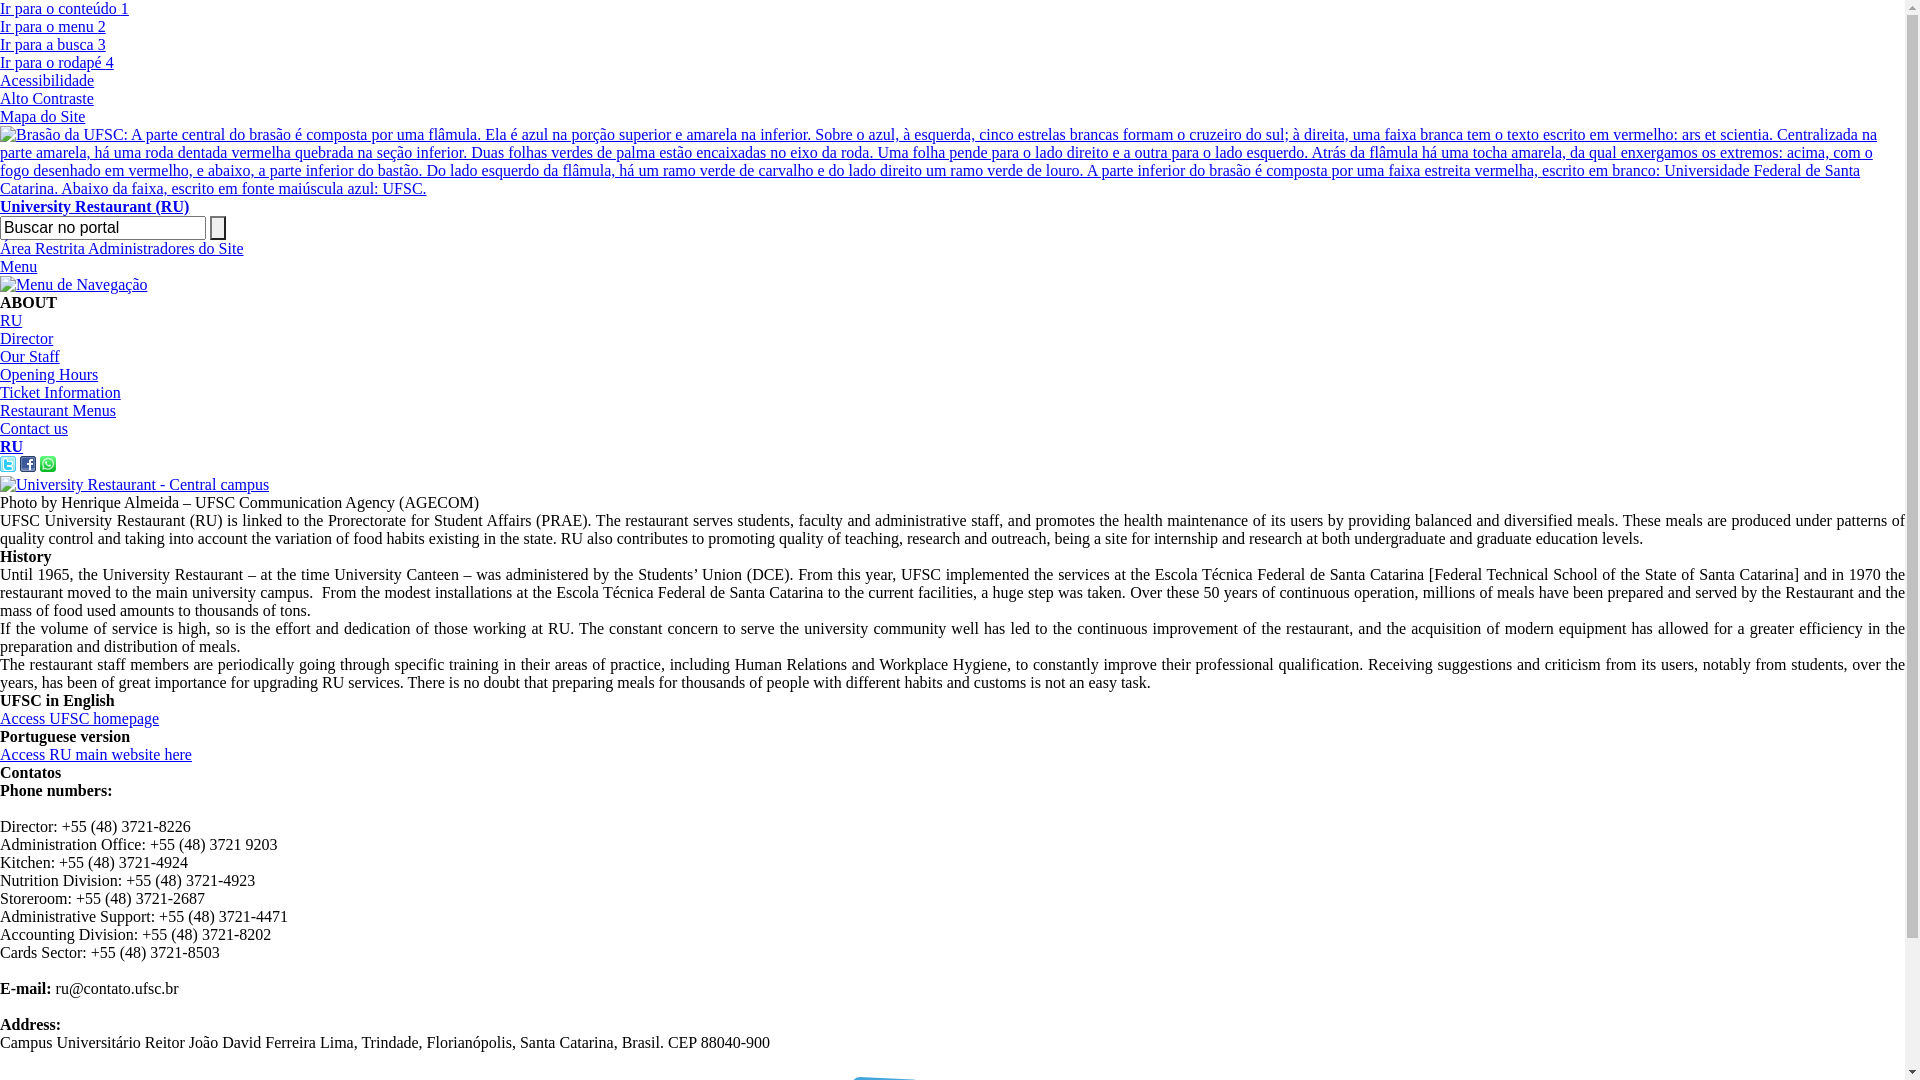 Image resolution: width=1920 pixels, height=1080 pixels. I want to click on 'RU', so click(11, 445).